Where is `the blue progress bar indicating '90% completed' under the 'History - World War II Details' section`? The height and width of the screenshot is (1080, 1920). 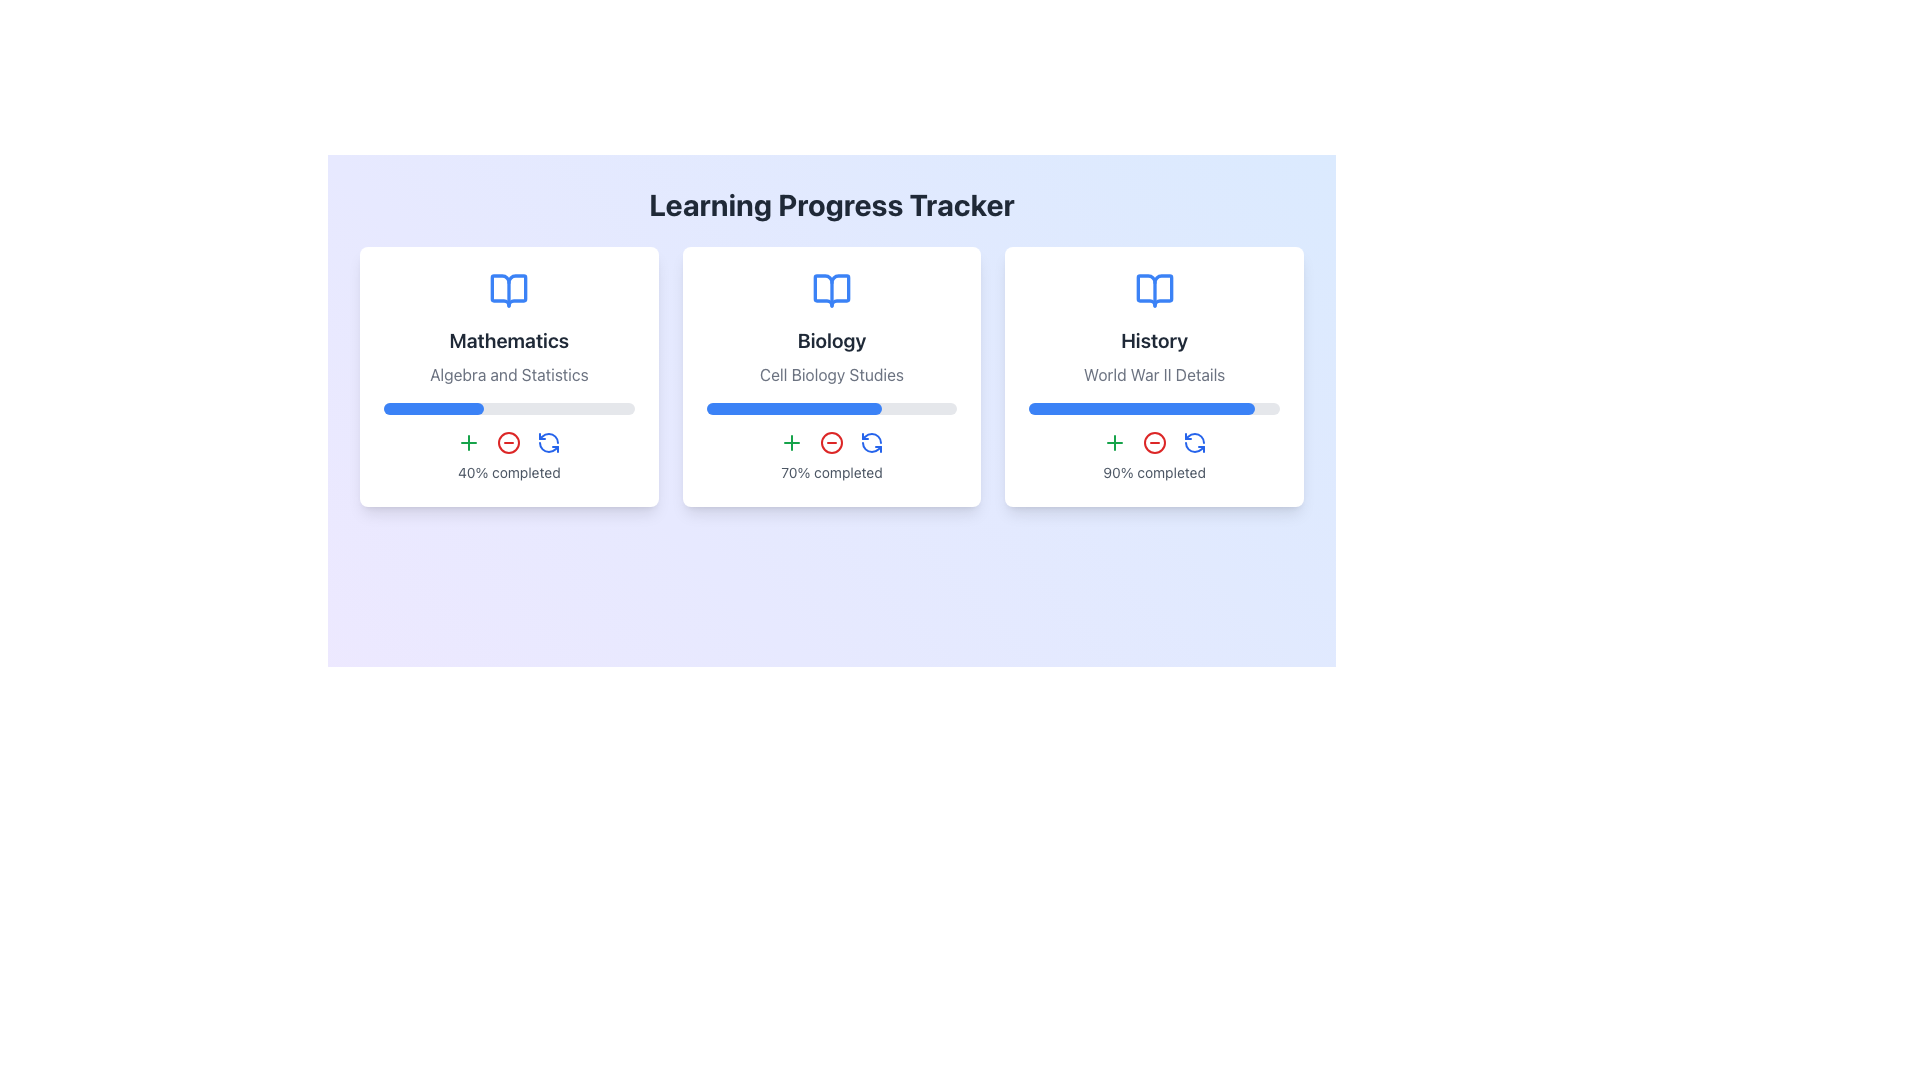
the blue progress bar indicating '90% completed' under the 'History - World War II Details' section is located at coordinates (1142, 407).